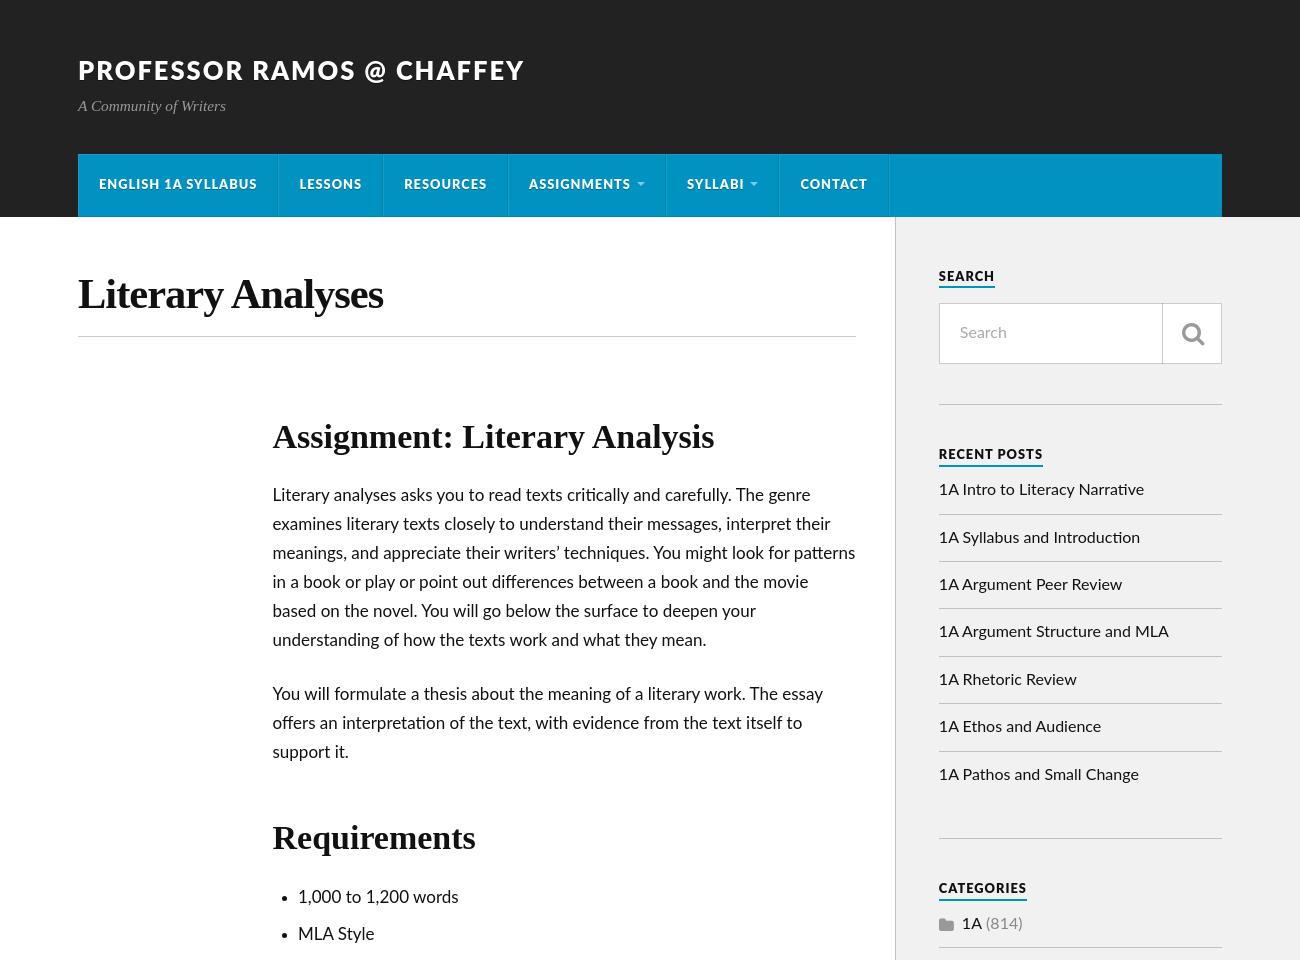  I want to click on '1A Ethos and Audience', so click(937, 726).